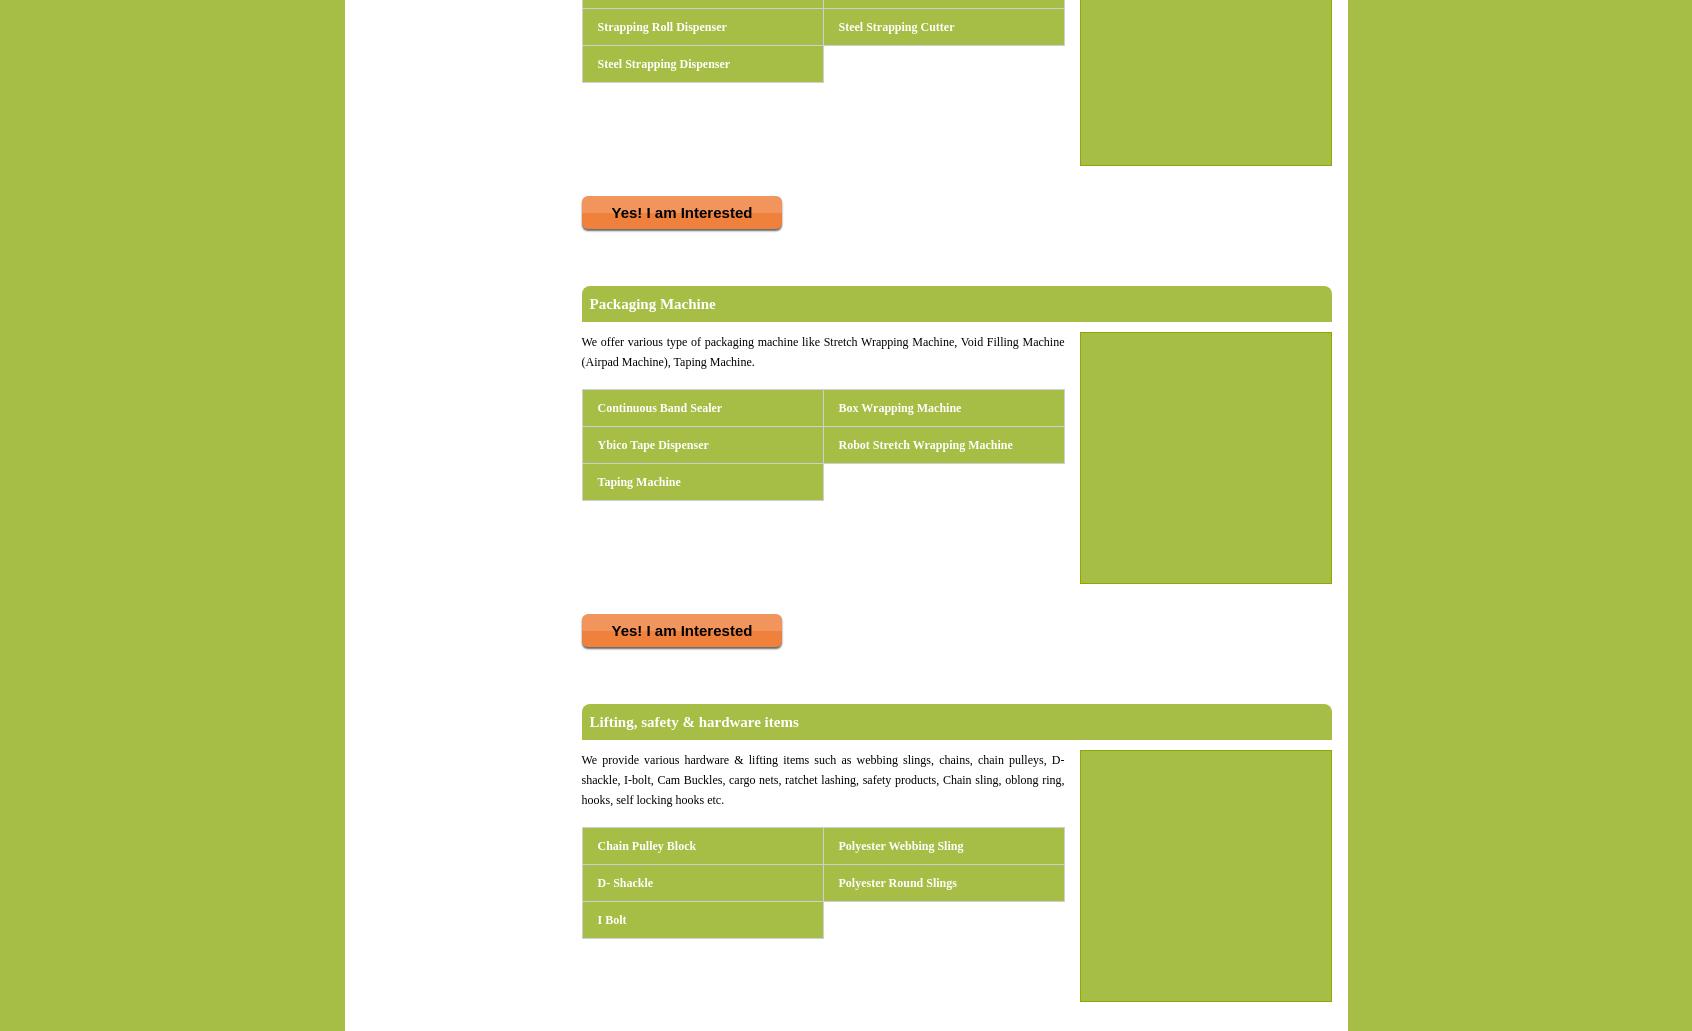 The image size is (1692, 1031). What do you see at coordinates (624, 883) in the screenshot?
I see `'D- Shackle'` at bounding box center [624, 883].